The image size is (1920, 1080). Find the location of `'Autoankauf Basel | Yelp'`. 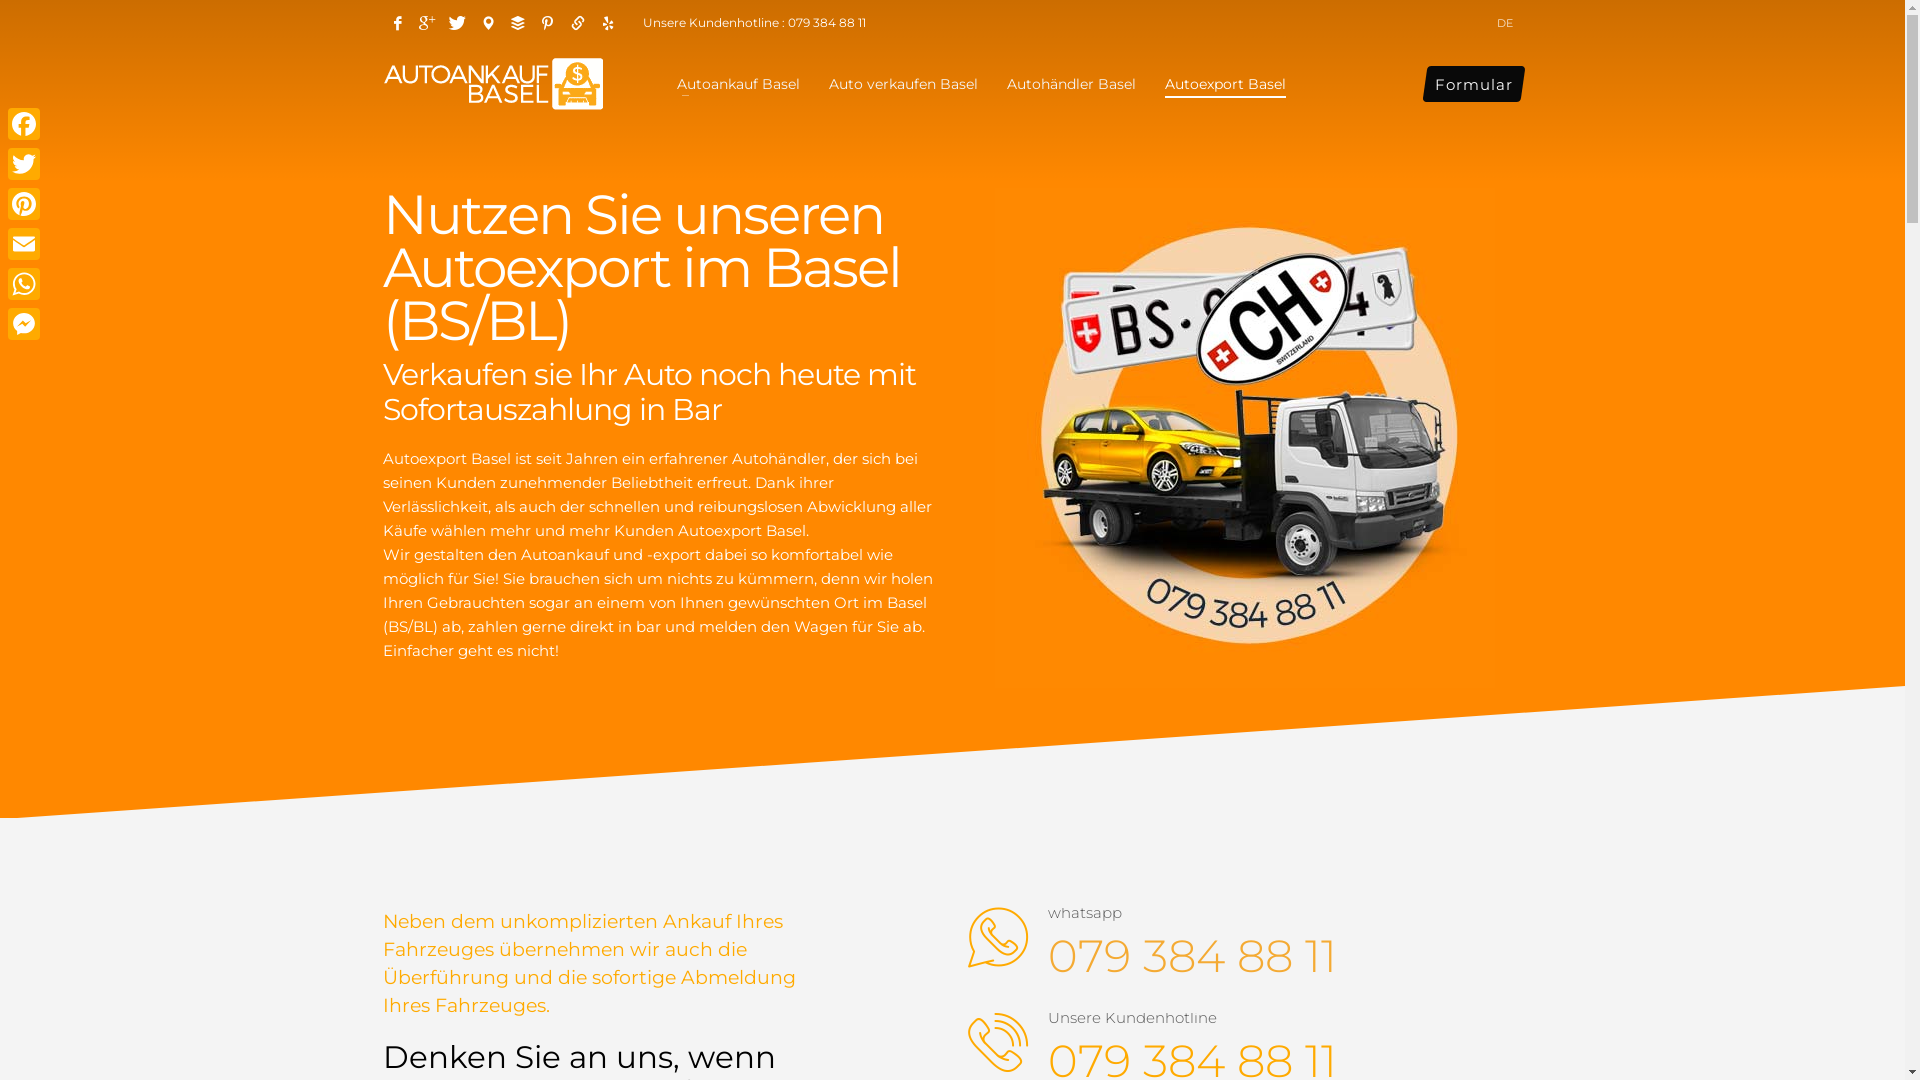

'Autoankauf Basel | Yelp' is located at coordinates (590, 23).